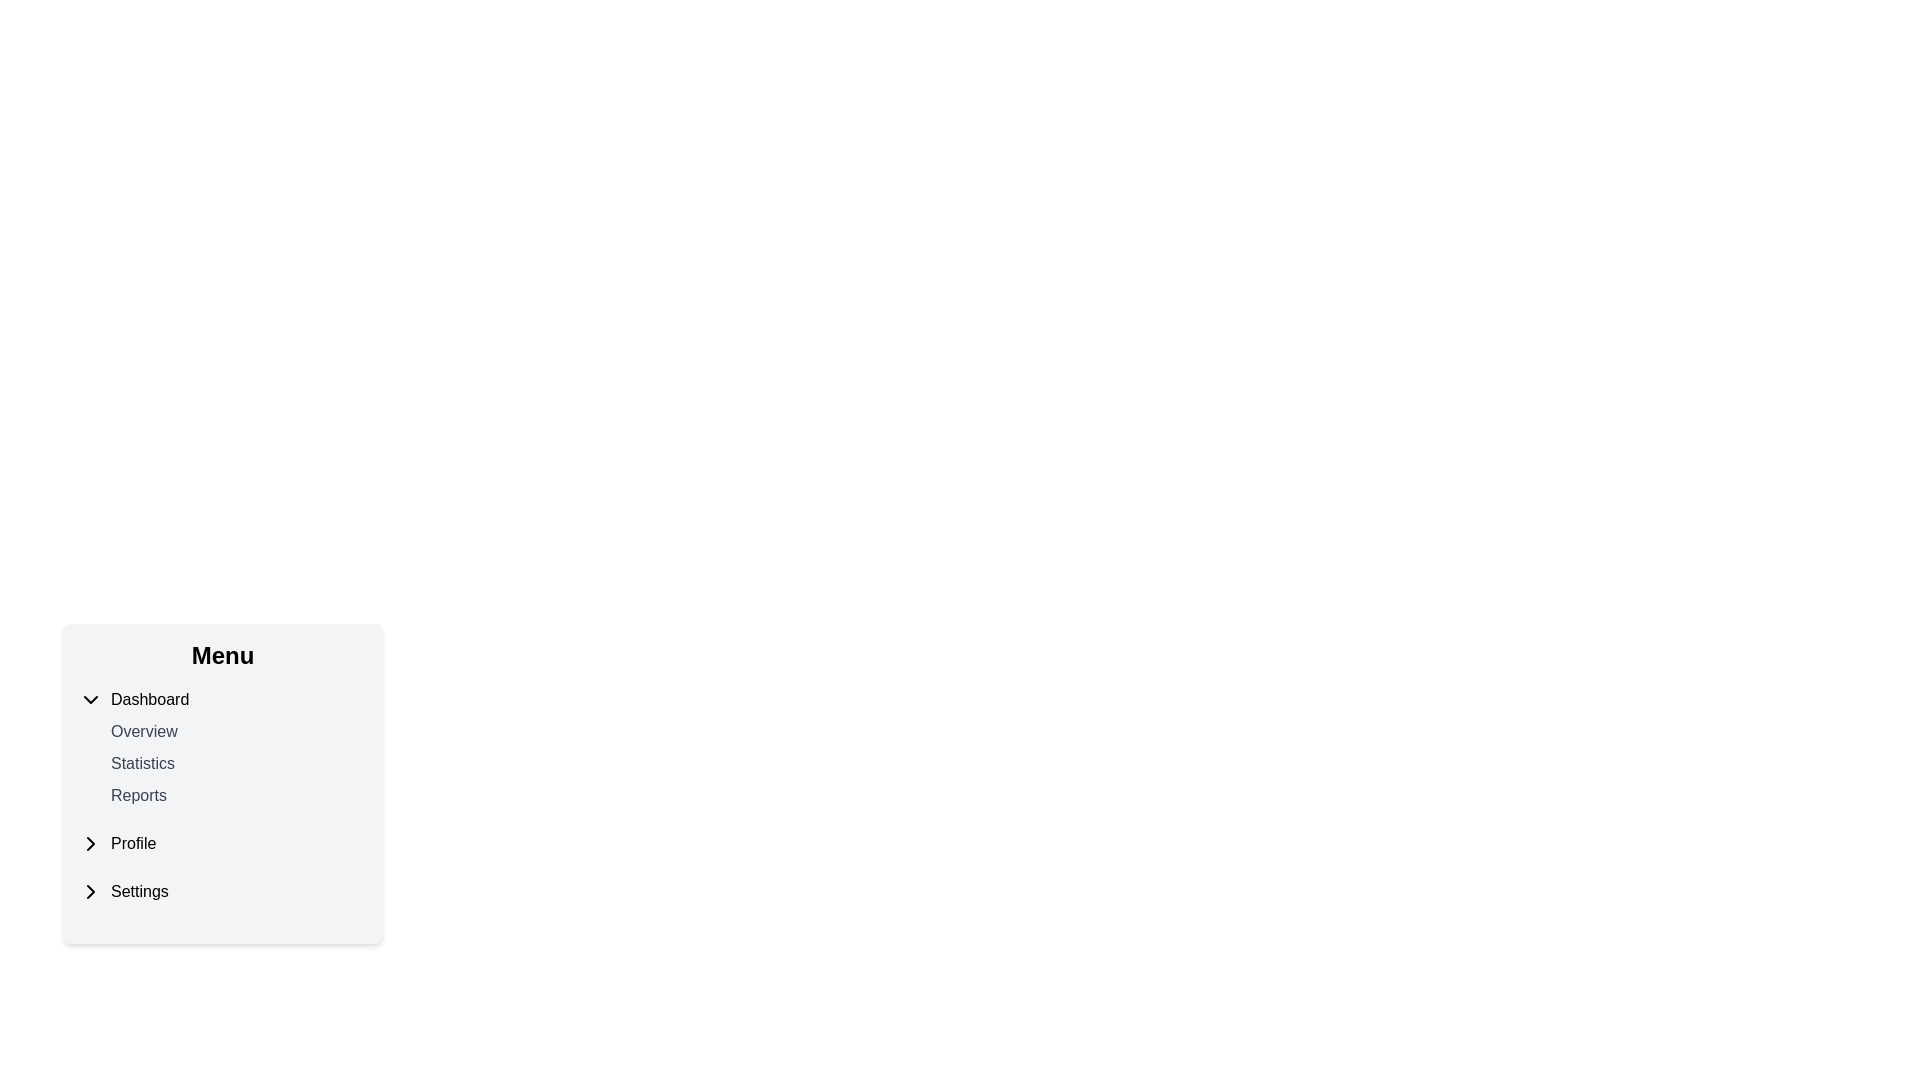  What do you see at coordinates (149, 698) in the screenshot?
I see `the 'Dashboard' text label in the navigation menu, which follows a downward chevron icon` at bounding box center [149, 698].